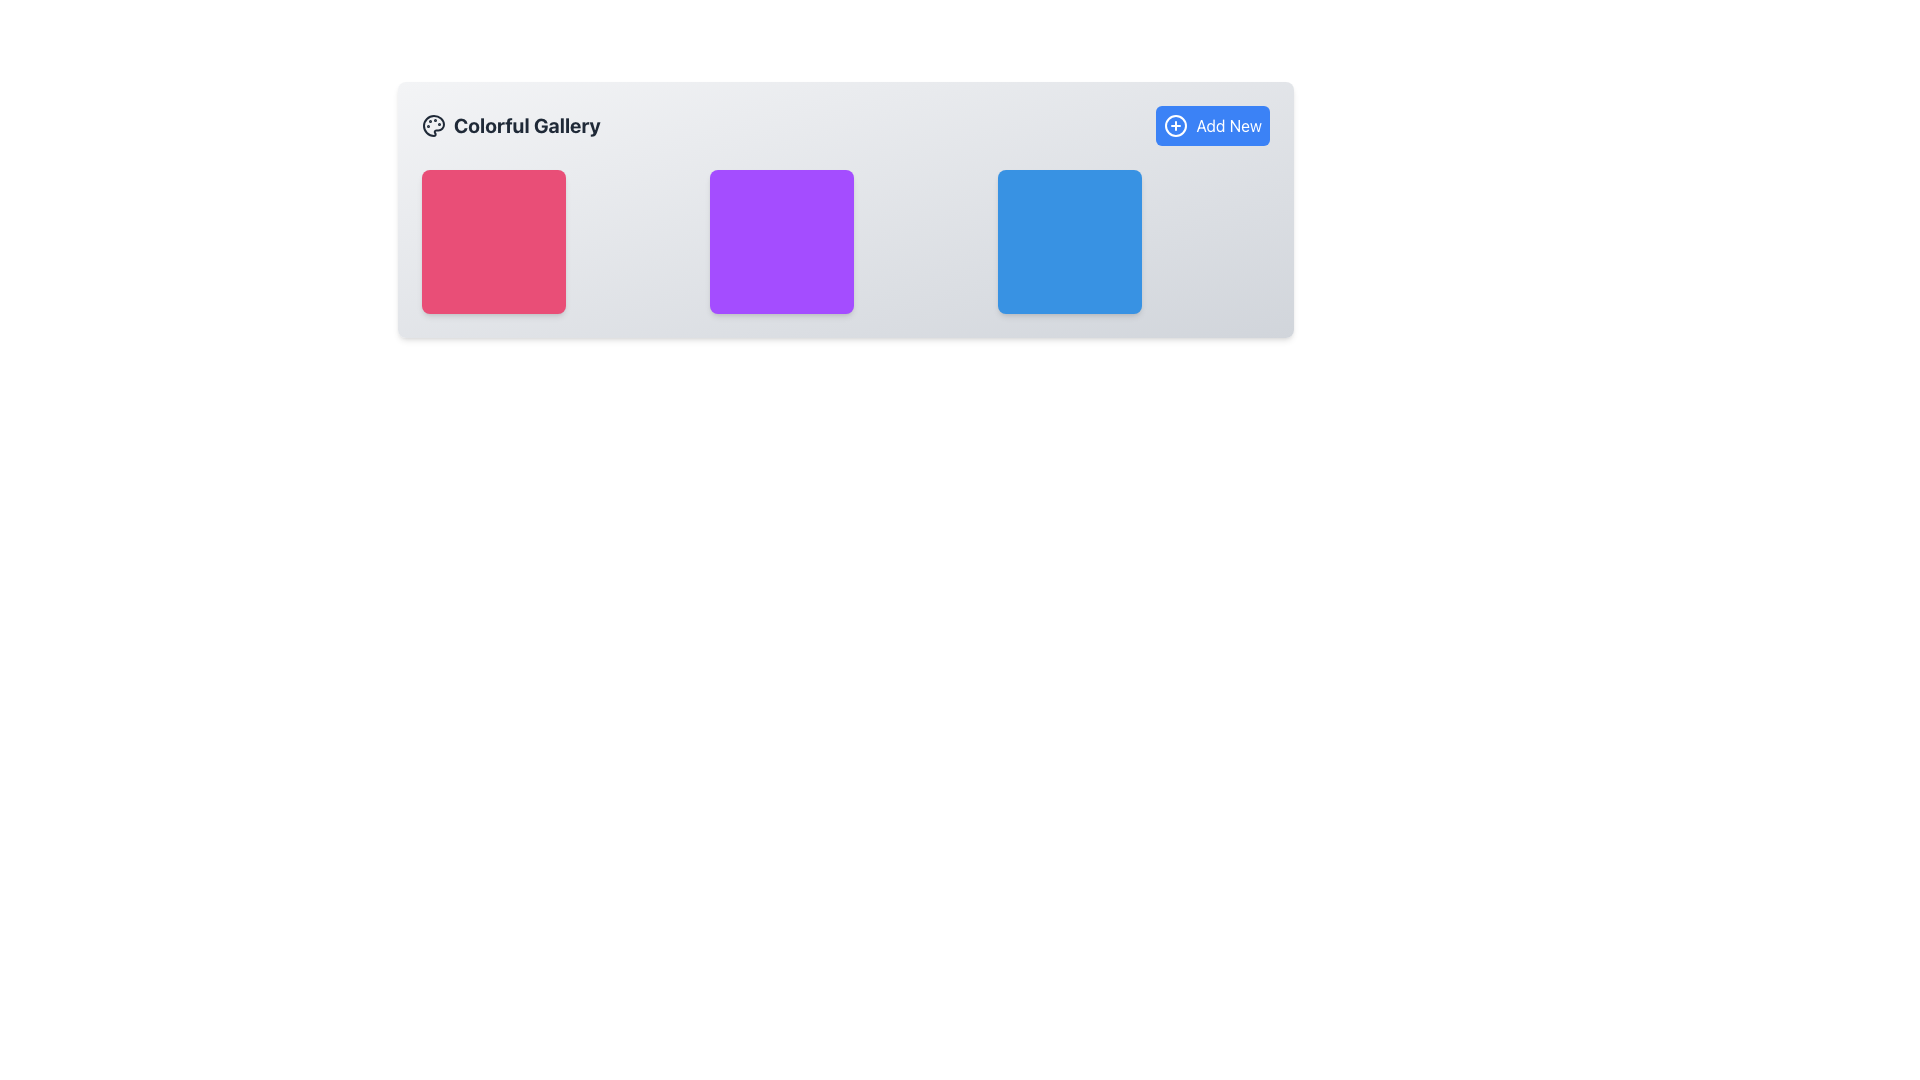 The image size is (1920, 1080). I want to click on the compact palette icon resembling a painter's palette, located to the left of the 'Colorful Gallery' text in the header section, so click(432, 126).